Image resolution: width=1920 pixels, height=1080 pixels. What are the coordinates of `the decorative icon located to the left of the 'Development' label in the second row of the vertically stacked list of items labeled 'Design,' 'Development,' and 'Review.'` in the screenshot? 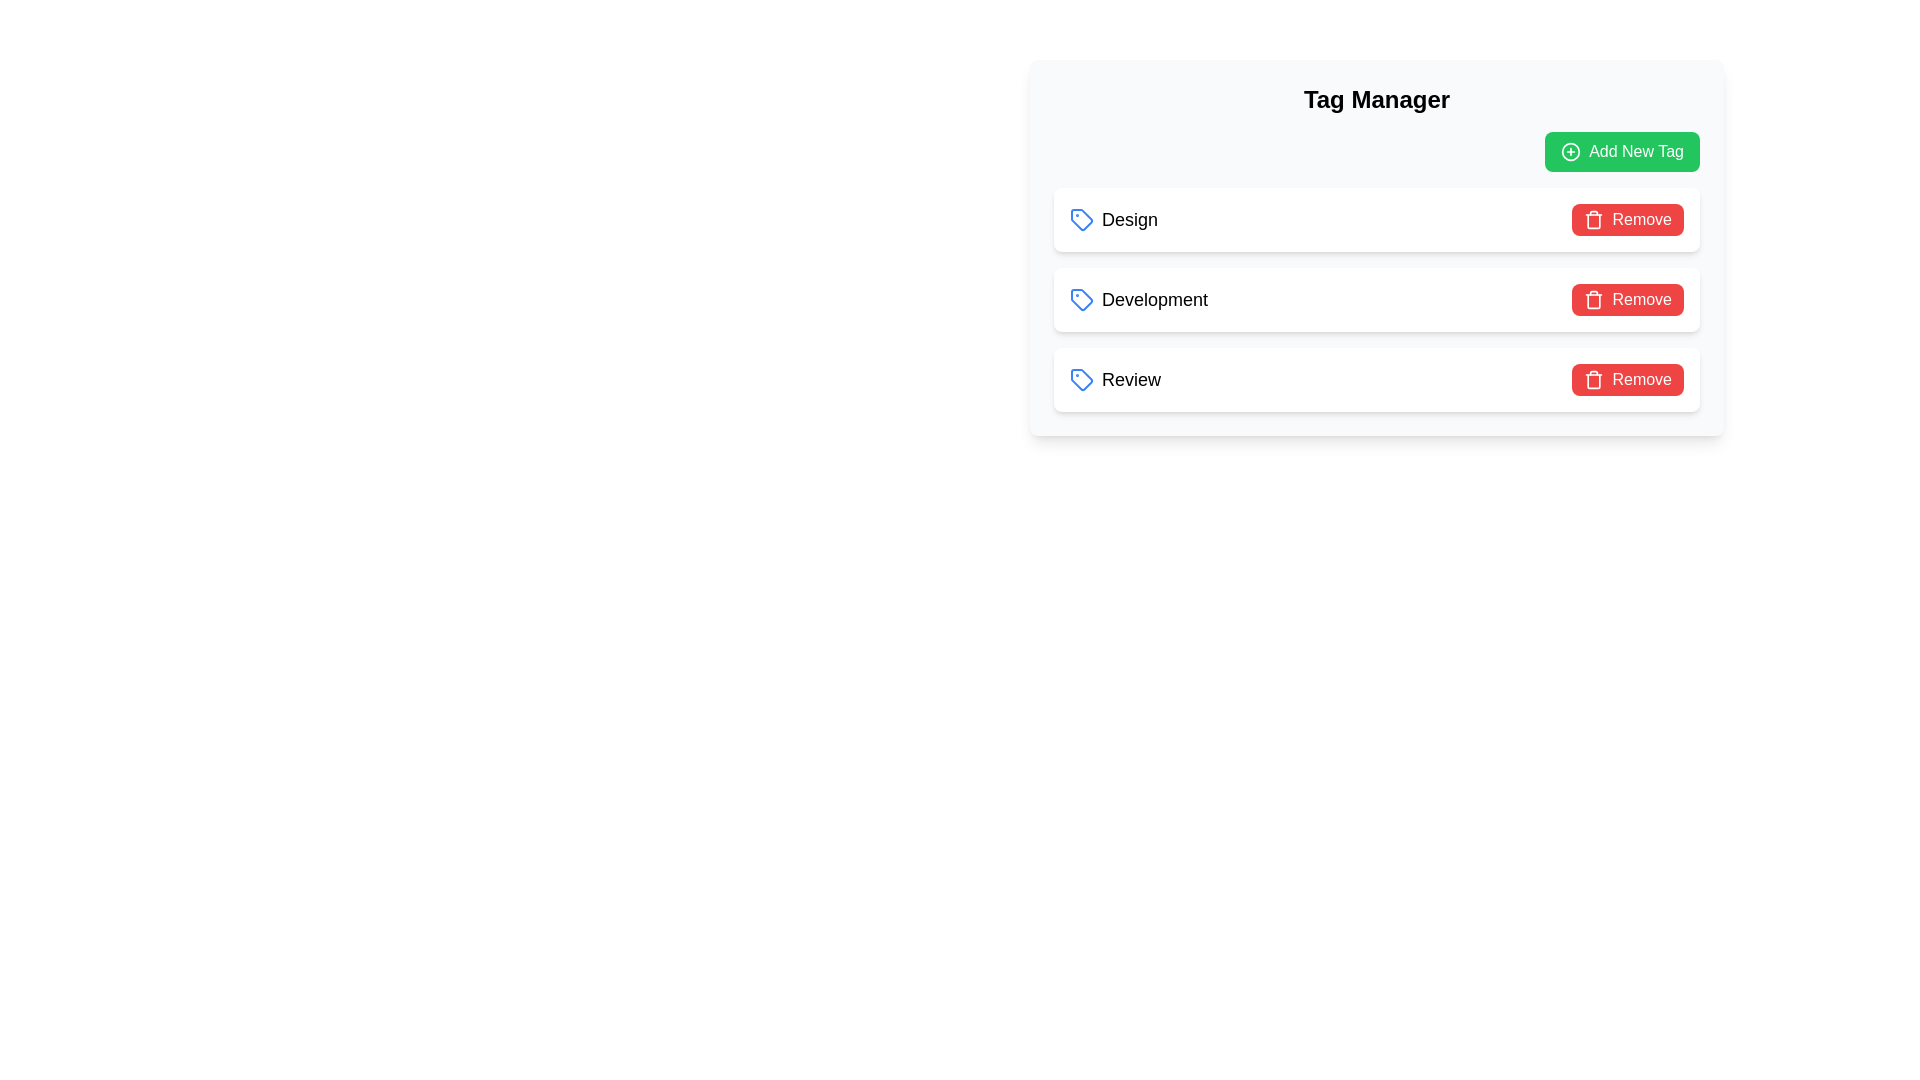 It's located at (1080, 300).